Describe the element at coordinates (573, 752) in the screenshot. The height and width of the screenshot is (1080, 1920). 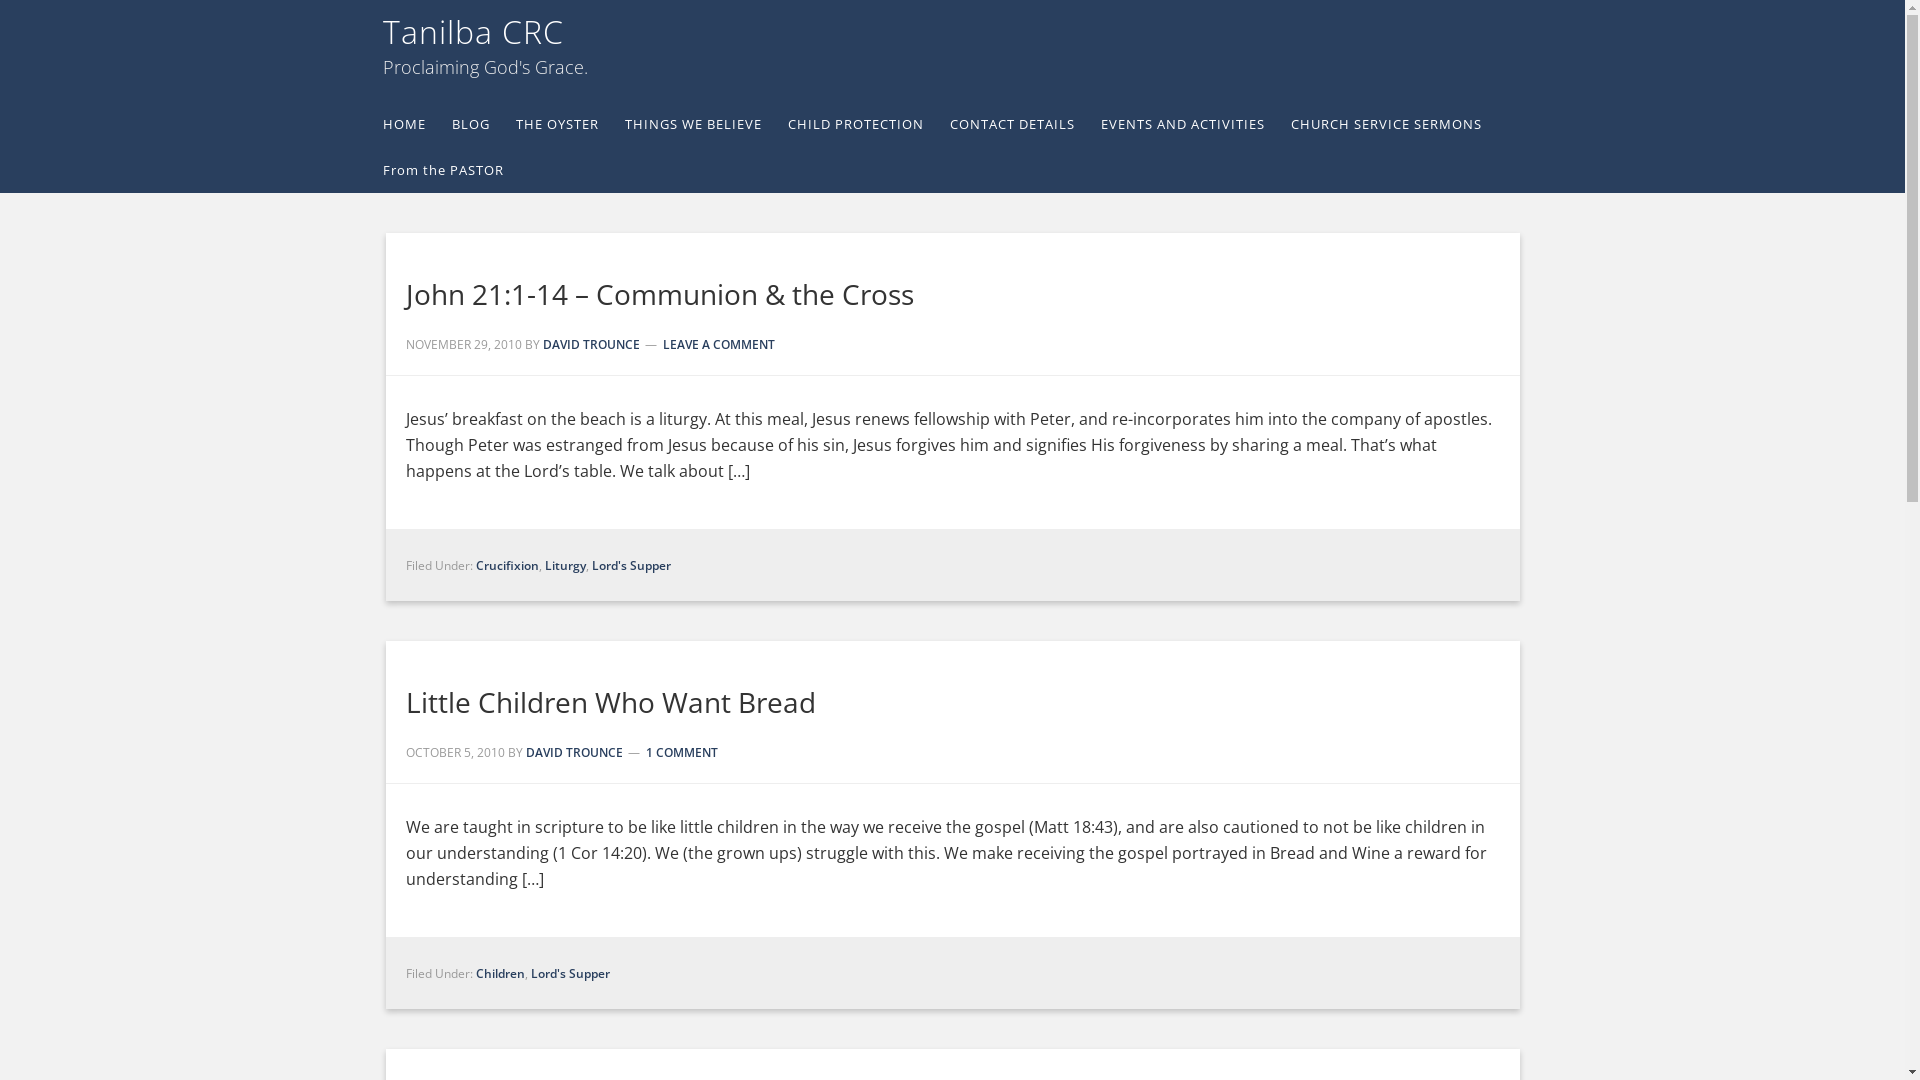
I see `'DAVID TROUNCE'` at that location.